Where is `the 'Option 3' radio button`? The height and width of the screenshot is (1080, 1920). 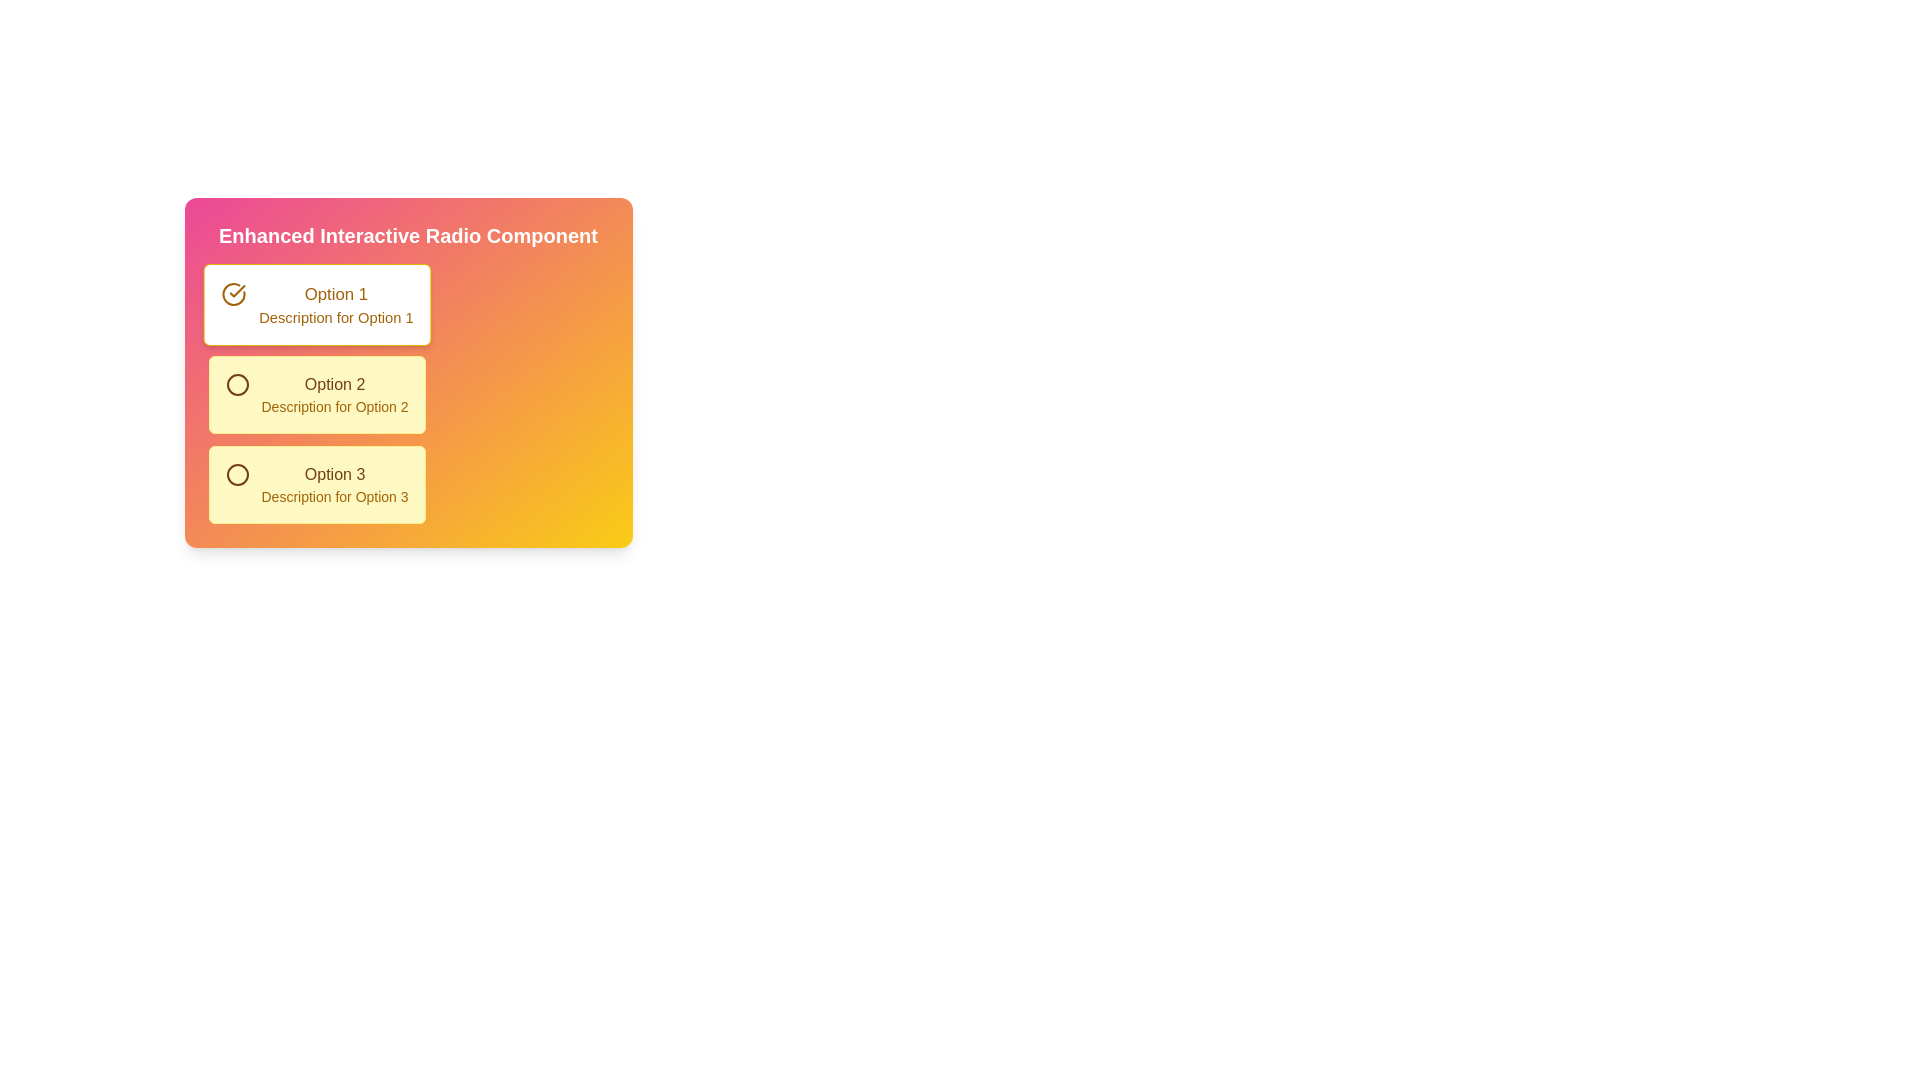 the 'Option 3' radio button is located at coordinates (315, 485).